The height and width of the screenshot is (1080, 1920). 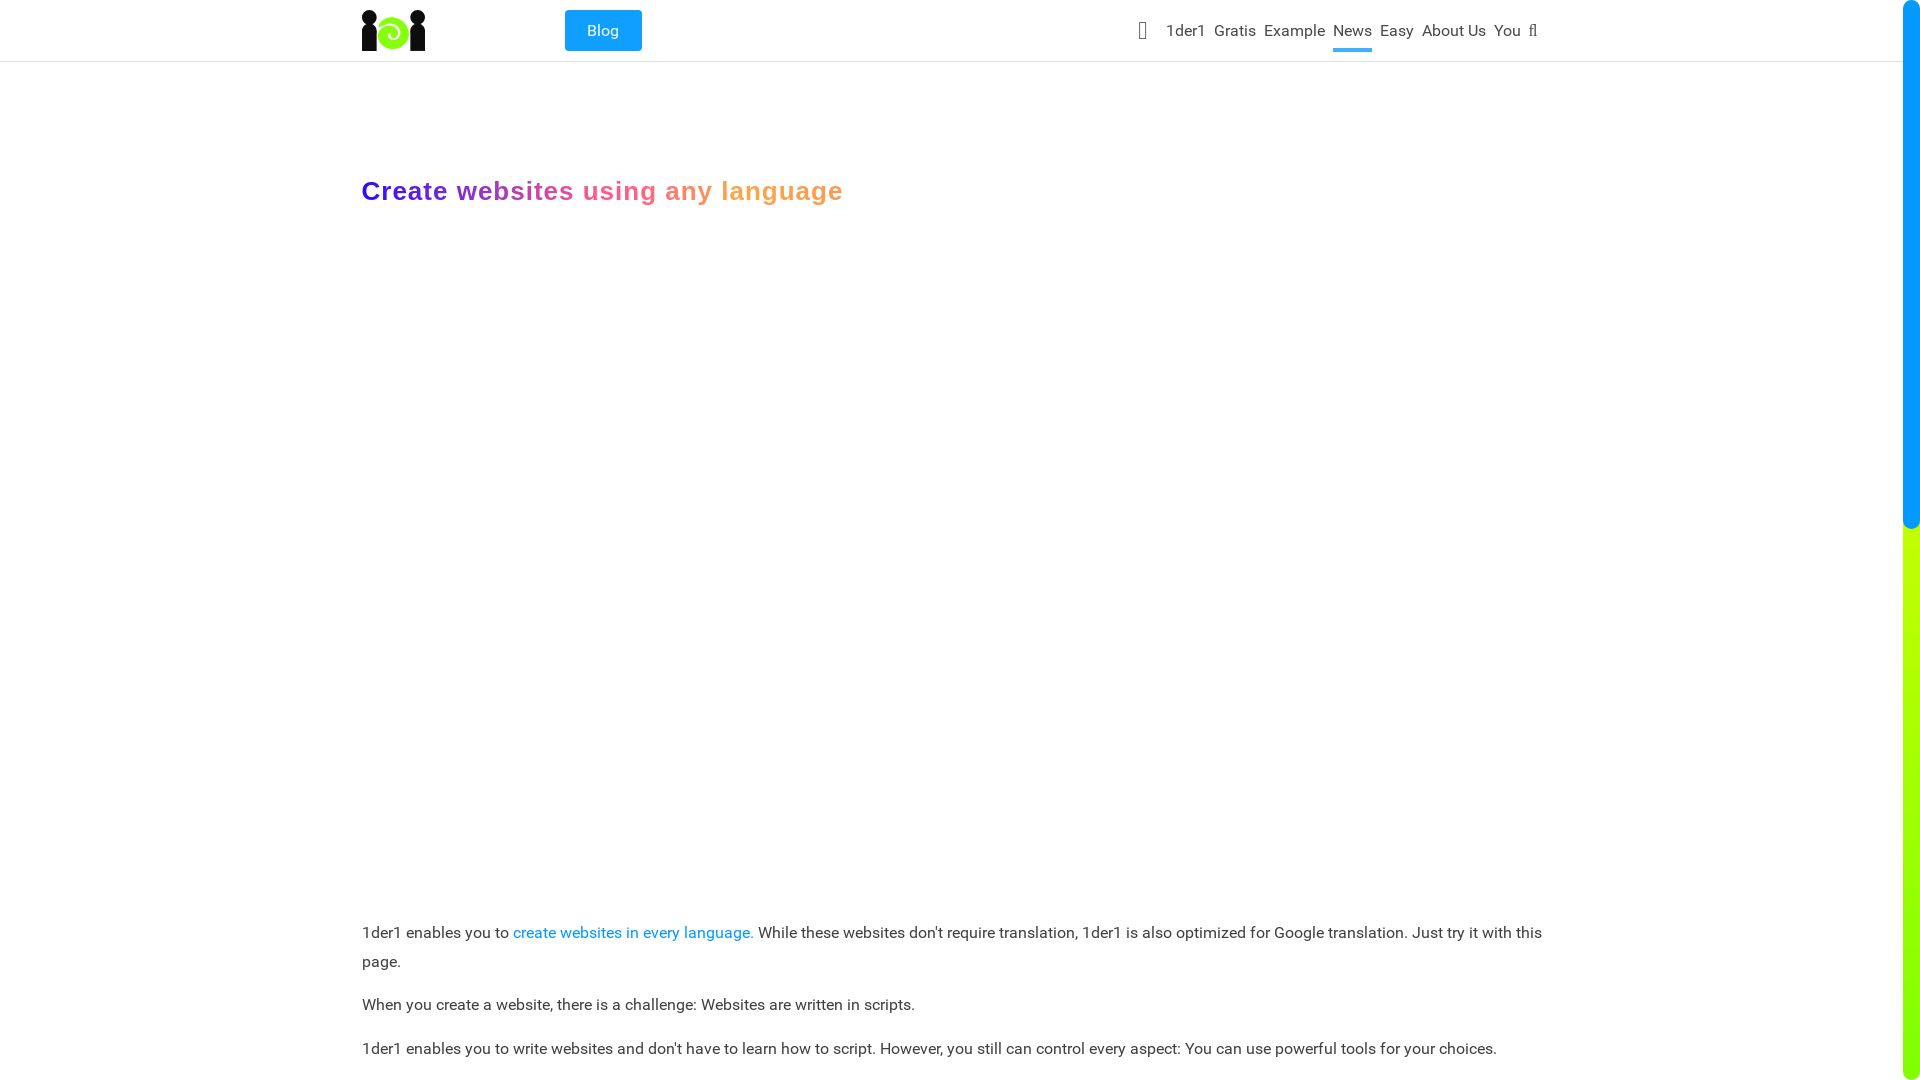 I want to click on 'You', so click(x=1507, y=34).